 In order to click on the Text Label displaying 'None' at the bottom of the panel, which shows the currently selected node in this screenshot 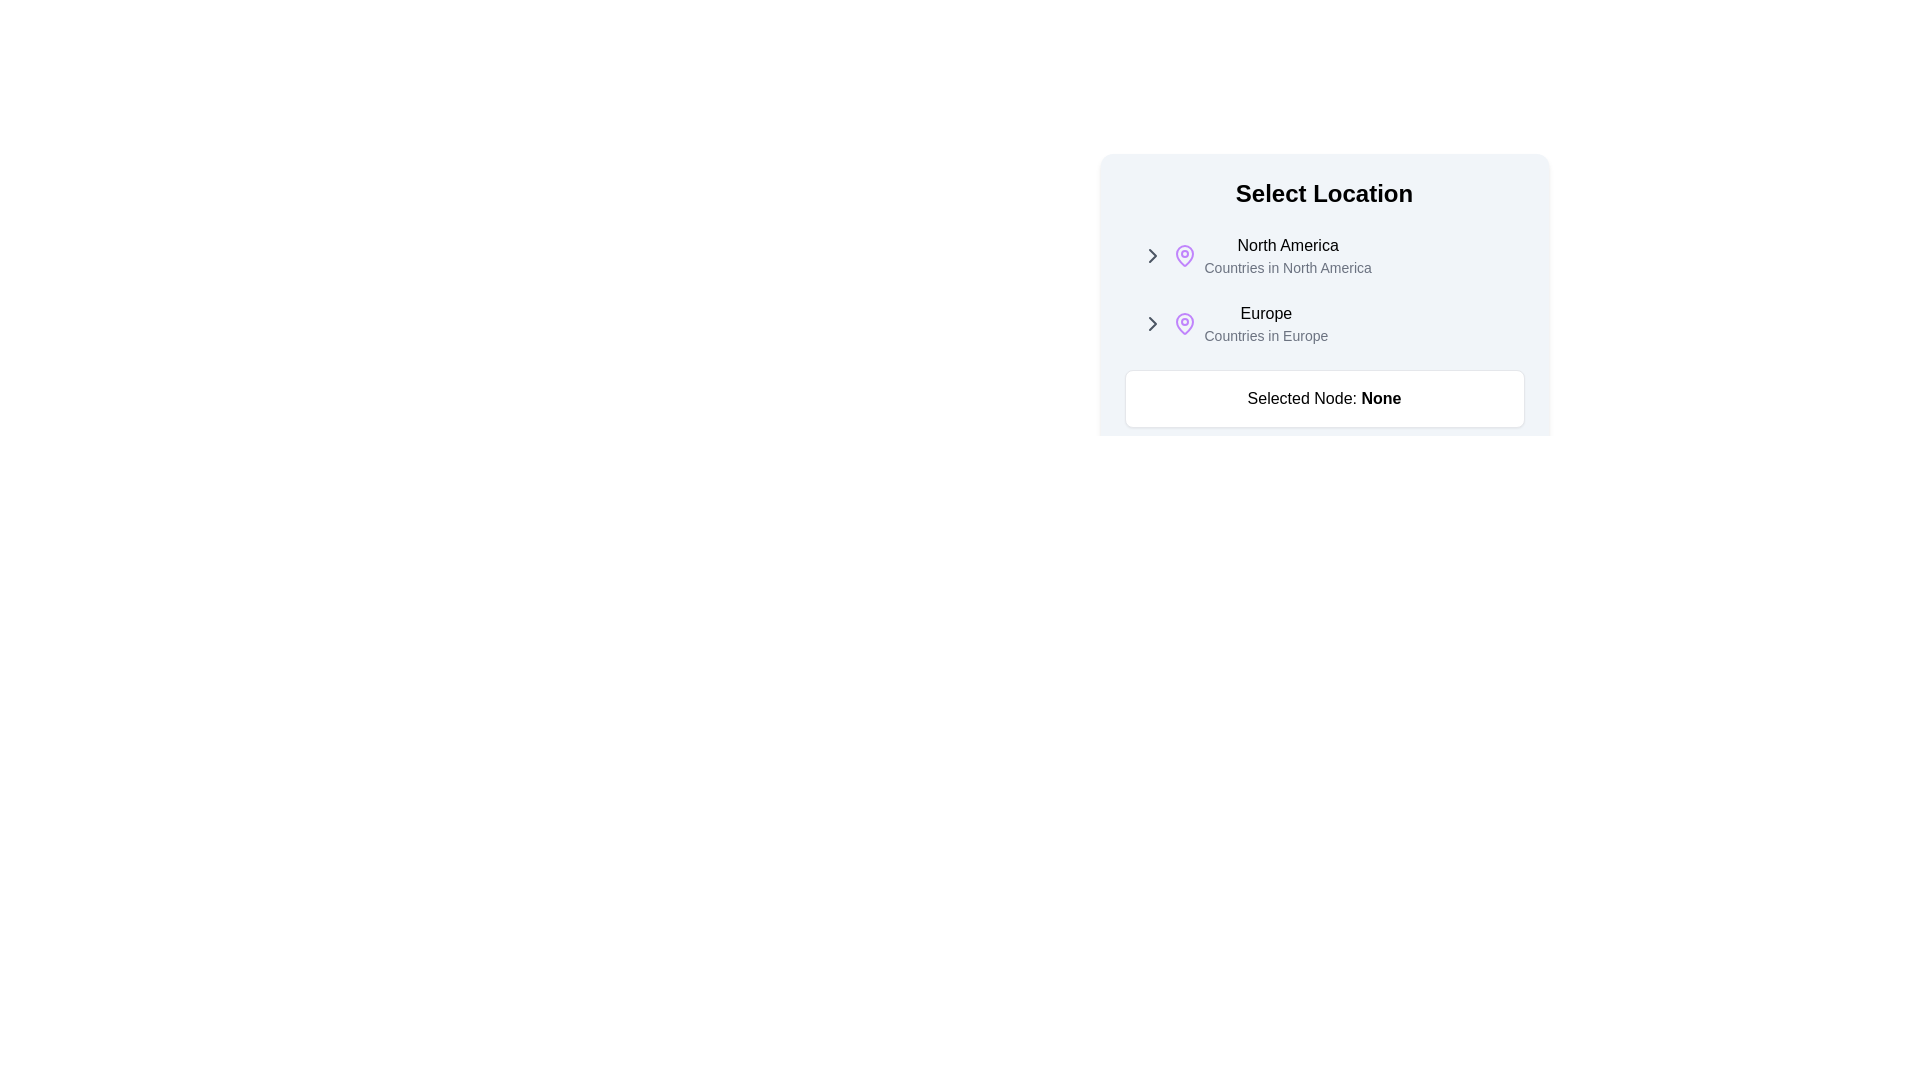, I will do `click(1324, 398)`.